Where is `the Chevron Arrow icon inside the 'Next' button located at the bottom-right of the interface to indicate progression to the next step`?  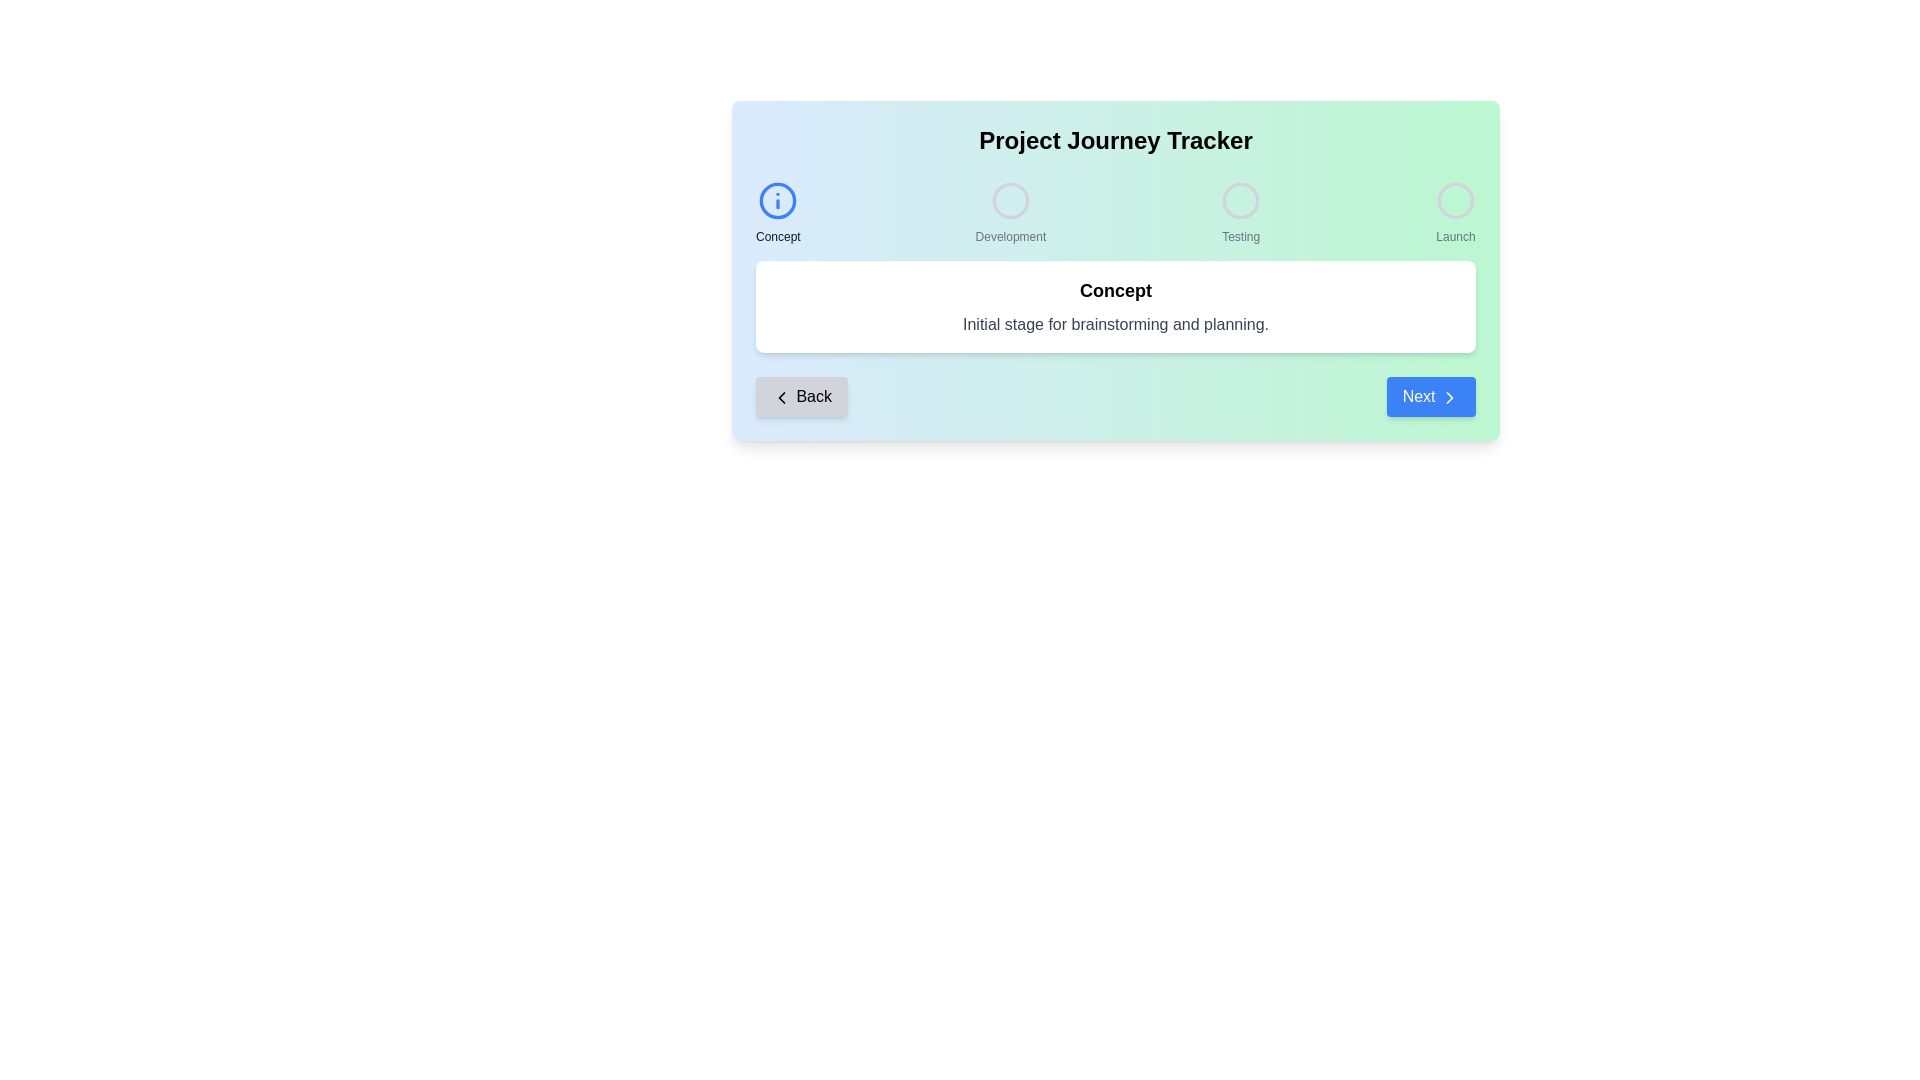 the Chevron Arrow icon inside the 'Next' button located at the bottom-right of the interface to indicate progression to the next step is located at coordinates (1449, 397).